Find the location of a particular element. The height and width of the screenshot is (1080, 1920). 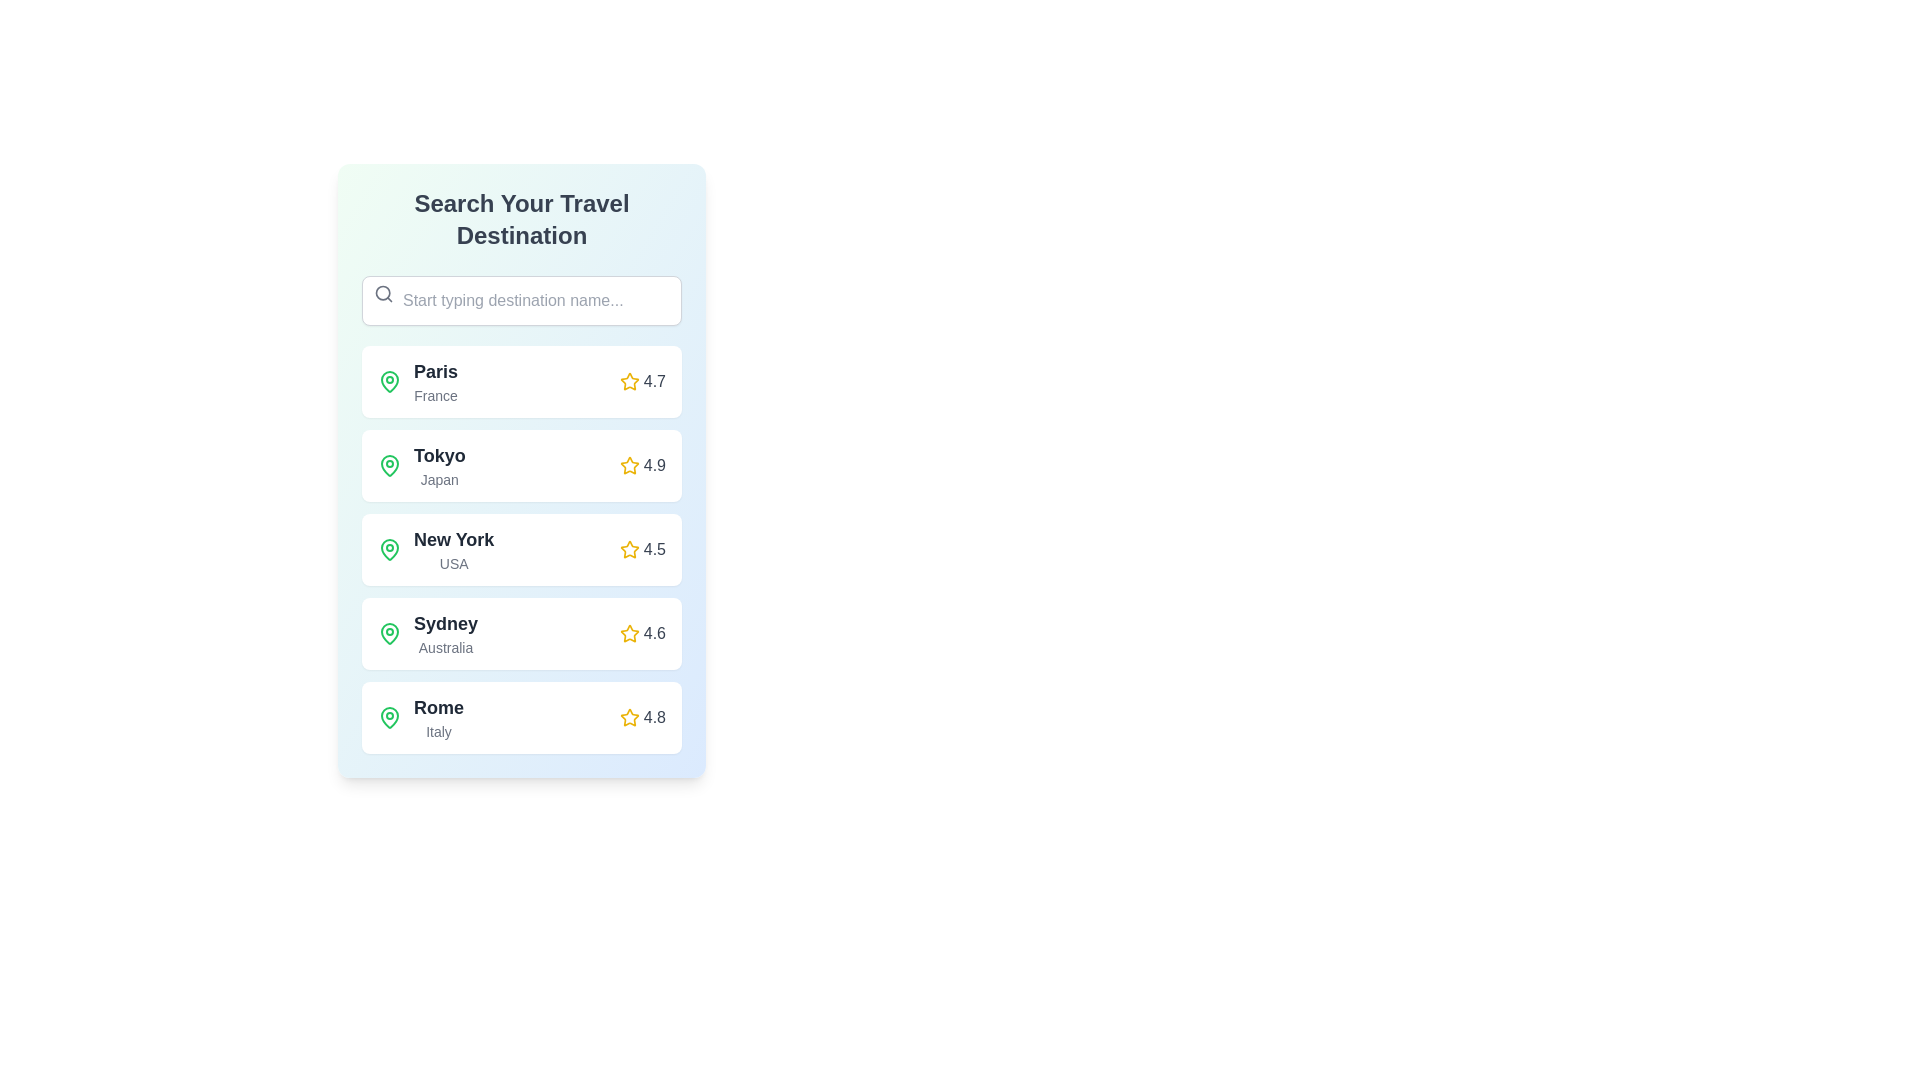

the destination card for 'New York, USA' with a light blue background is located at coordinates (522, 550).